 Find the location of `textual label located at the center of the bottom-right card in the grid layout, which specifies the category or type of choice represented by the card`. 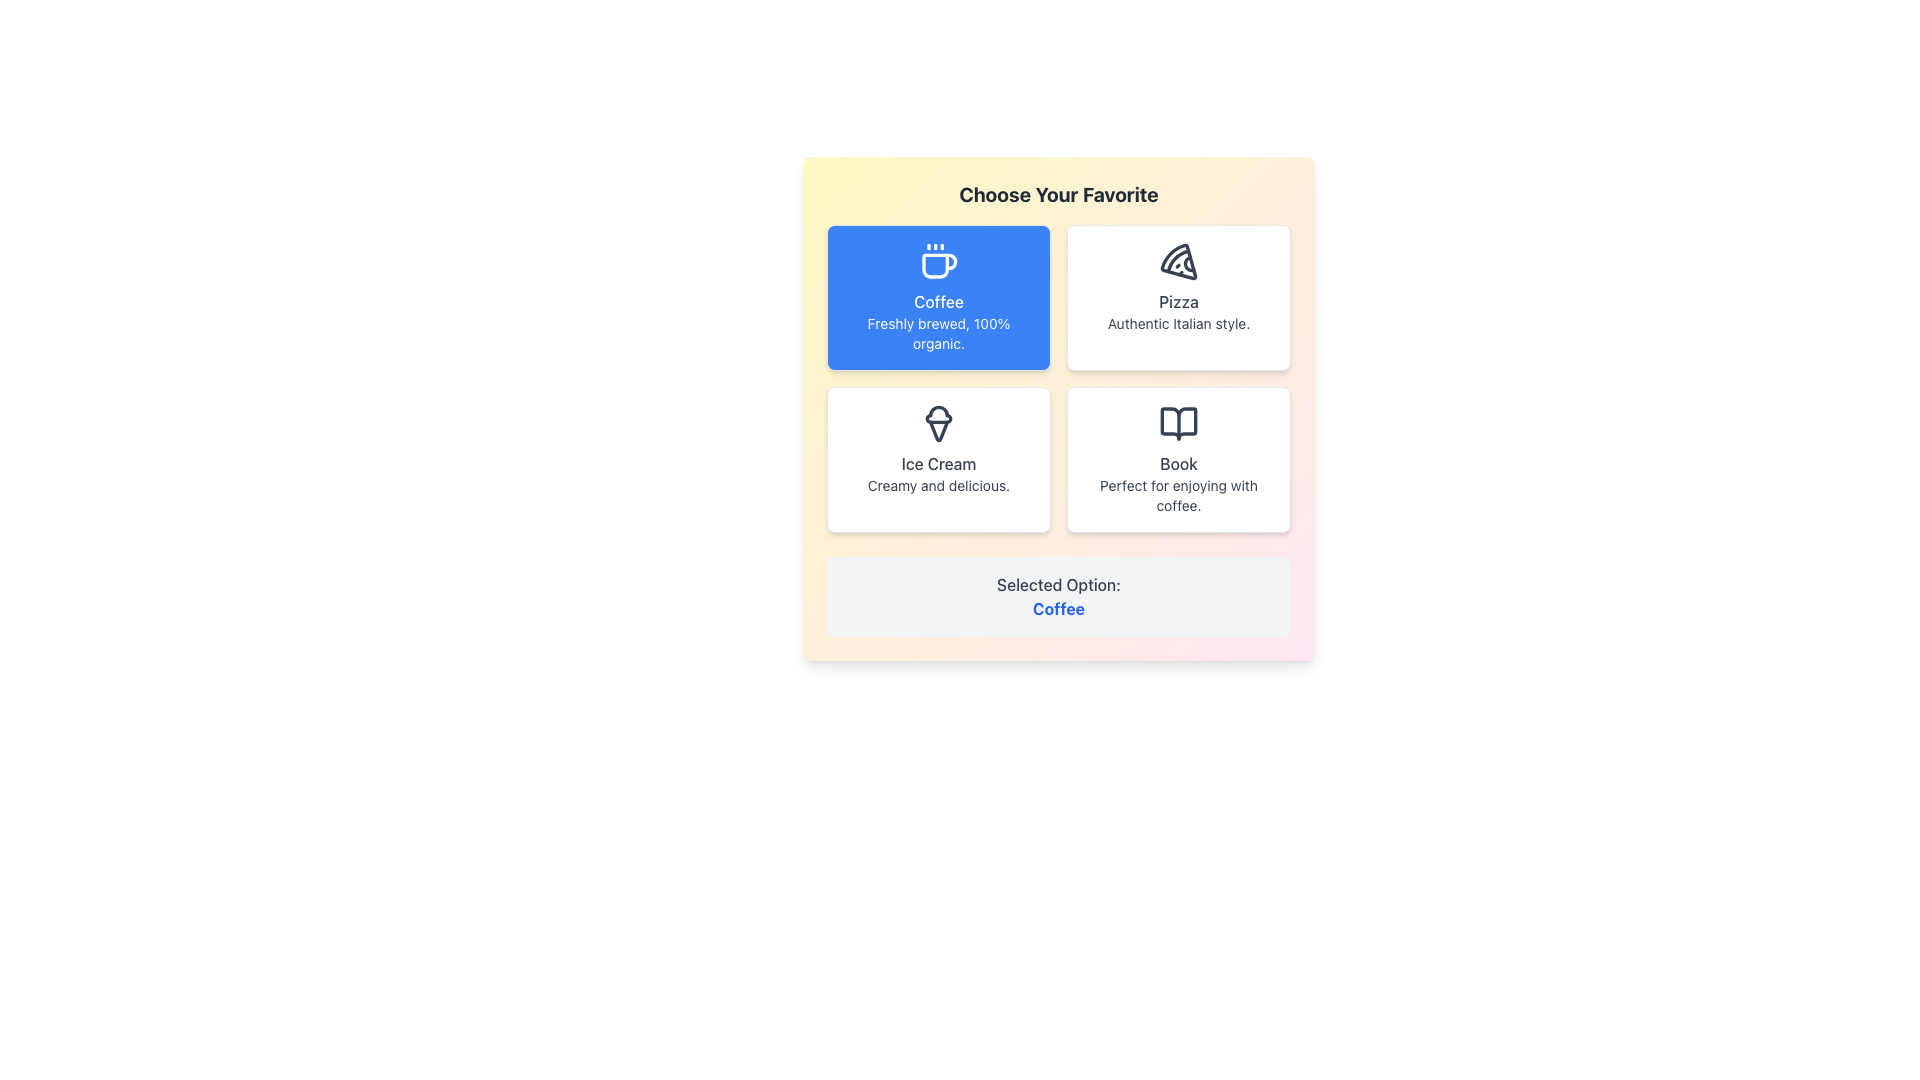

textual label located at the center of the bottom-right card in the grid layout, which specifies the category or type of choice represented by the card is located at coordinates (1179, 463).